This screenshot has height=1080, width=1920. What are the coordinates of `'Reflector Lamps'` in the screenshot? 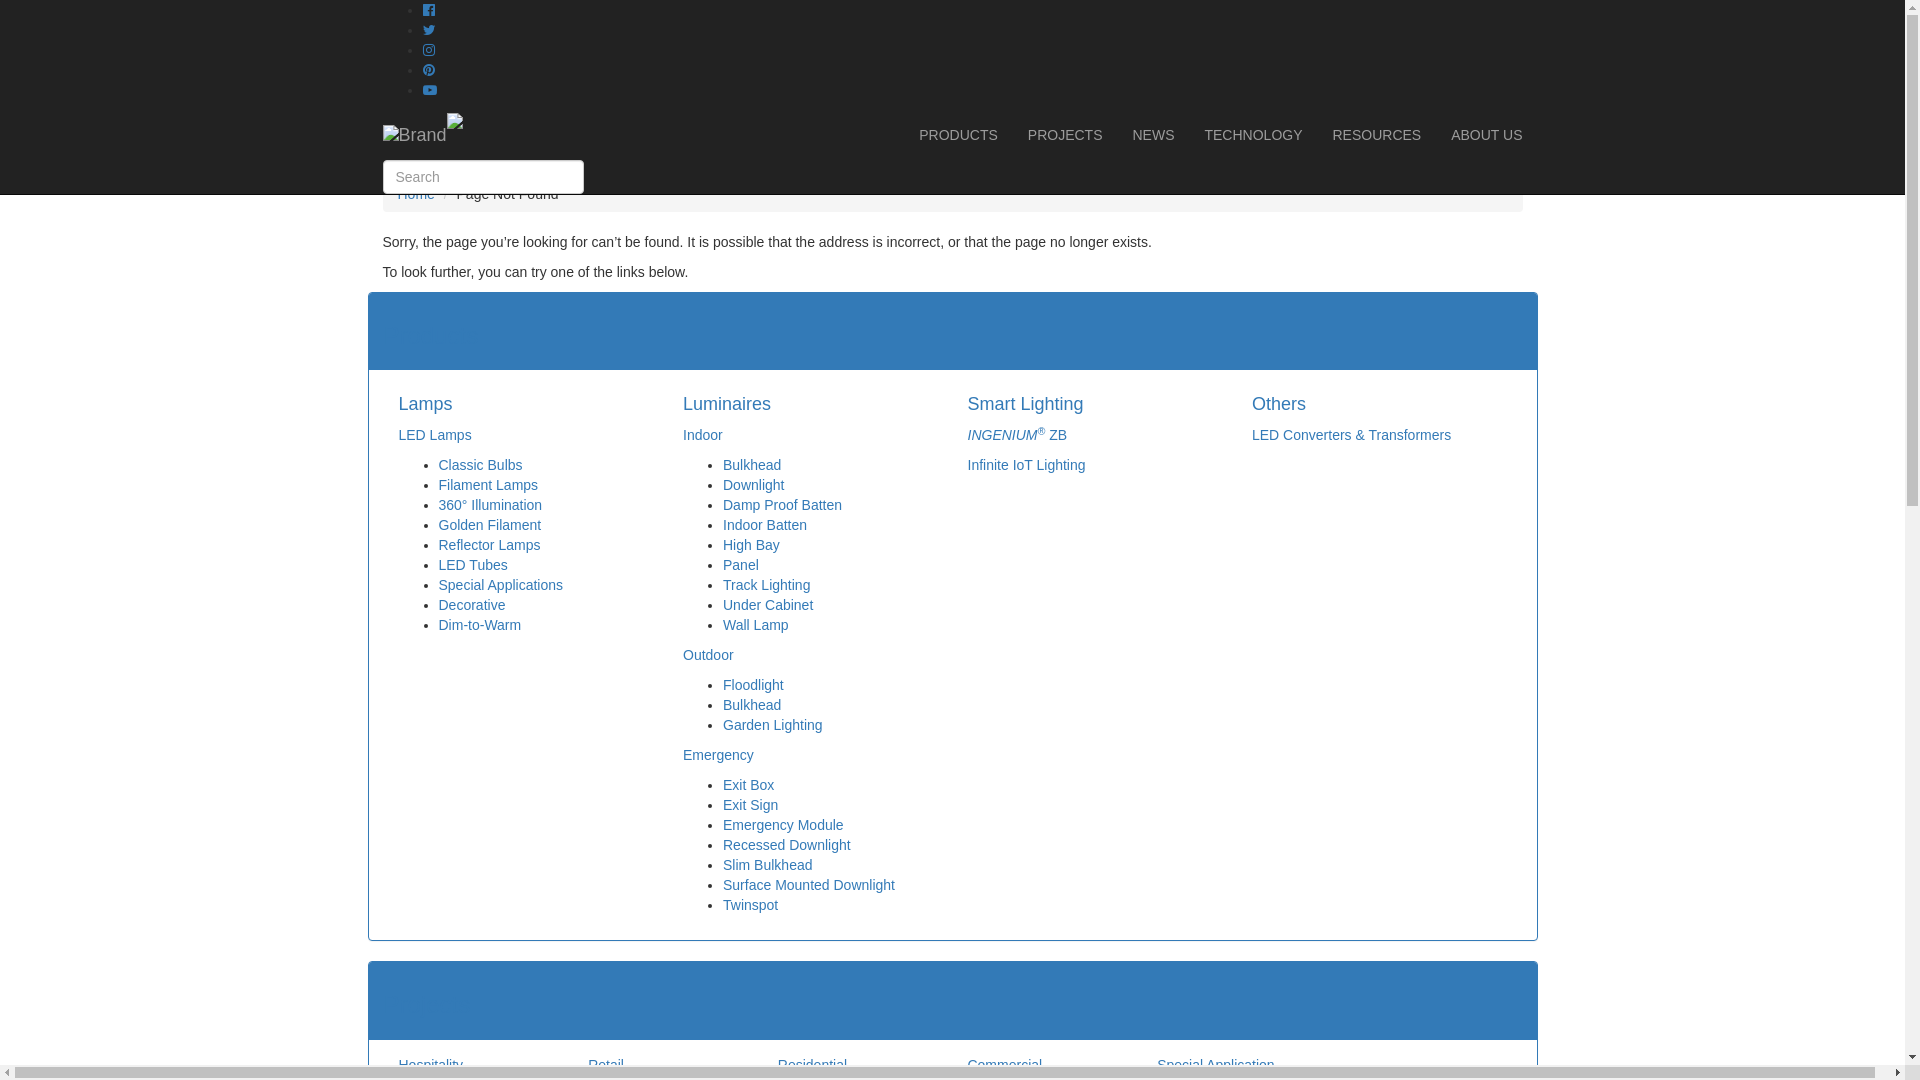 It's located at (489, 544).